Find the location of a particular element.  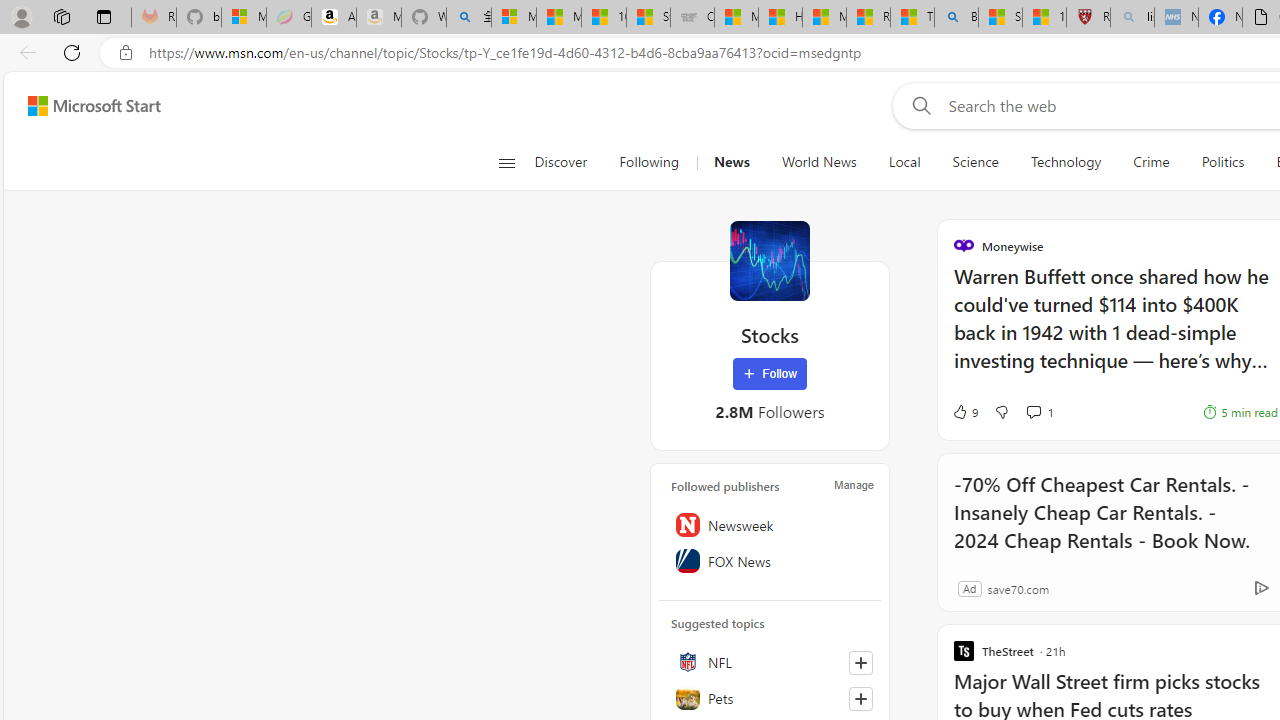

'Discover' is located at coordinates (560, 162).